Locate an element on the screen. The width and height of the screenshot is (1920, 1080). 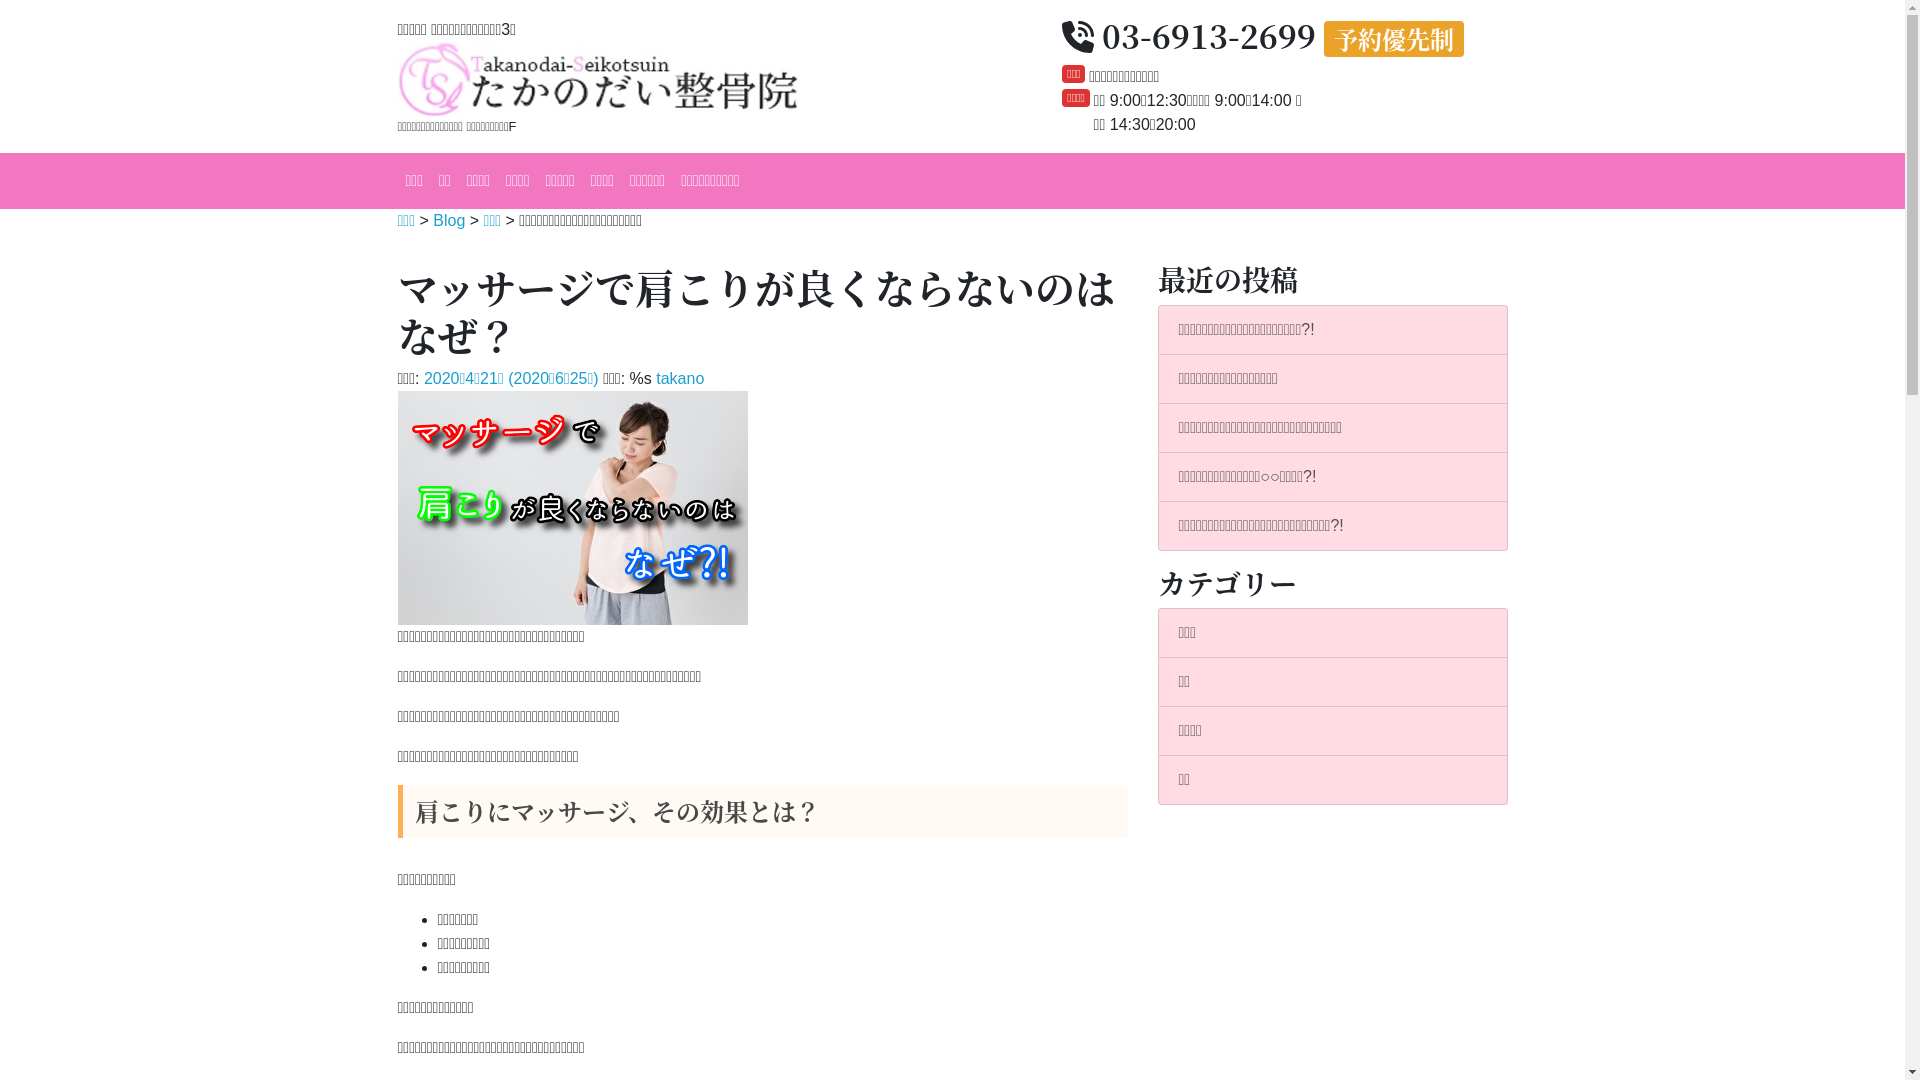
'takano' is located at coordinates (680, 378).